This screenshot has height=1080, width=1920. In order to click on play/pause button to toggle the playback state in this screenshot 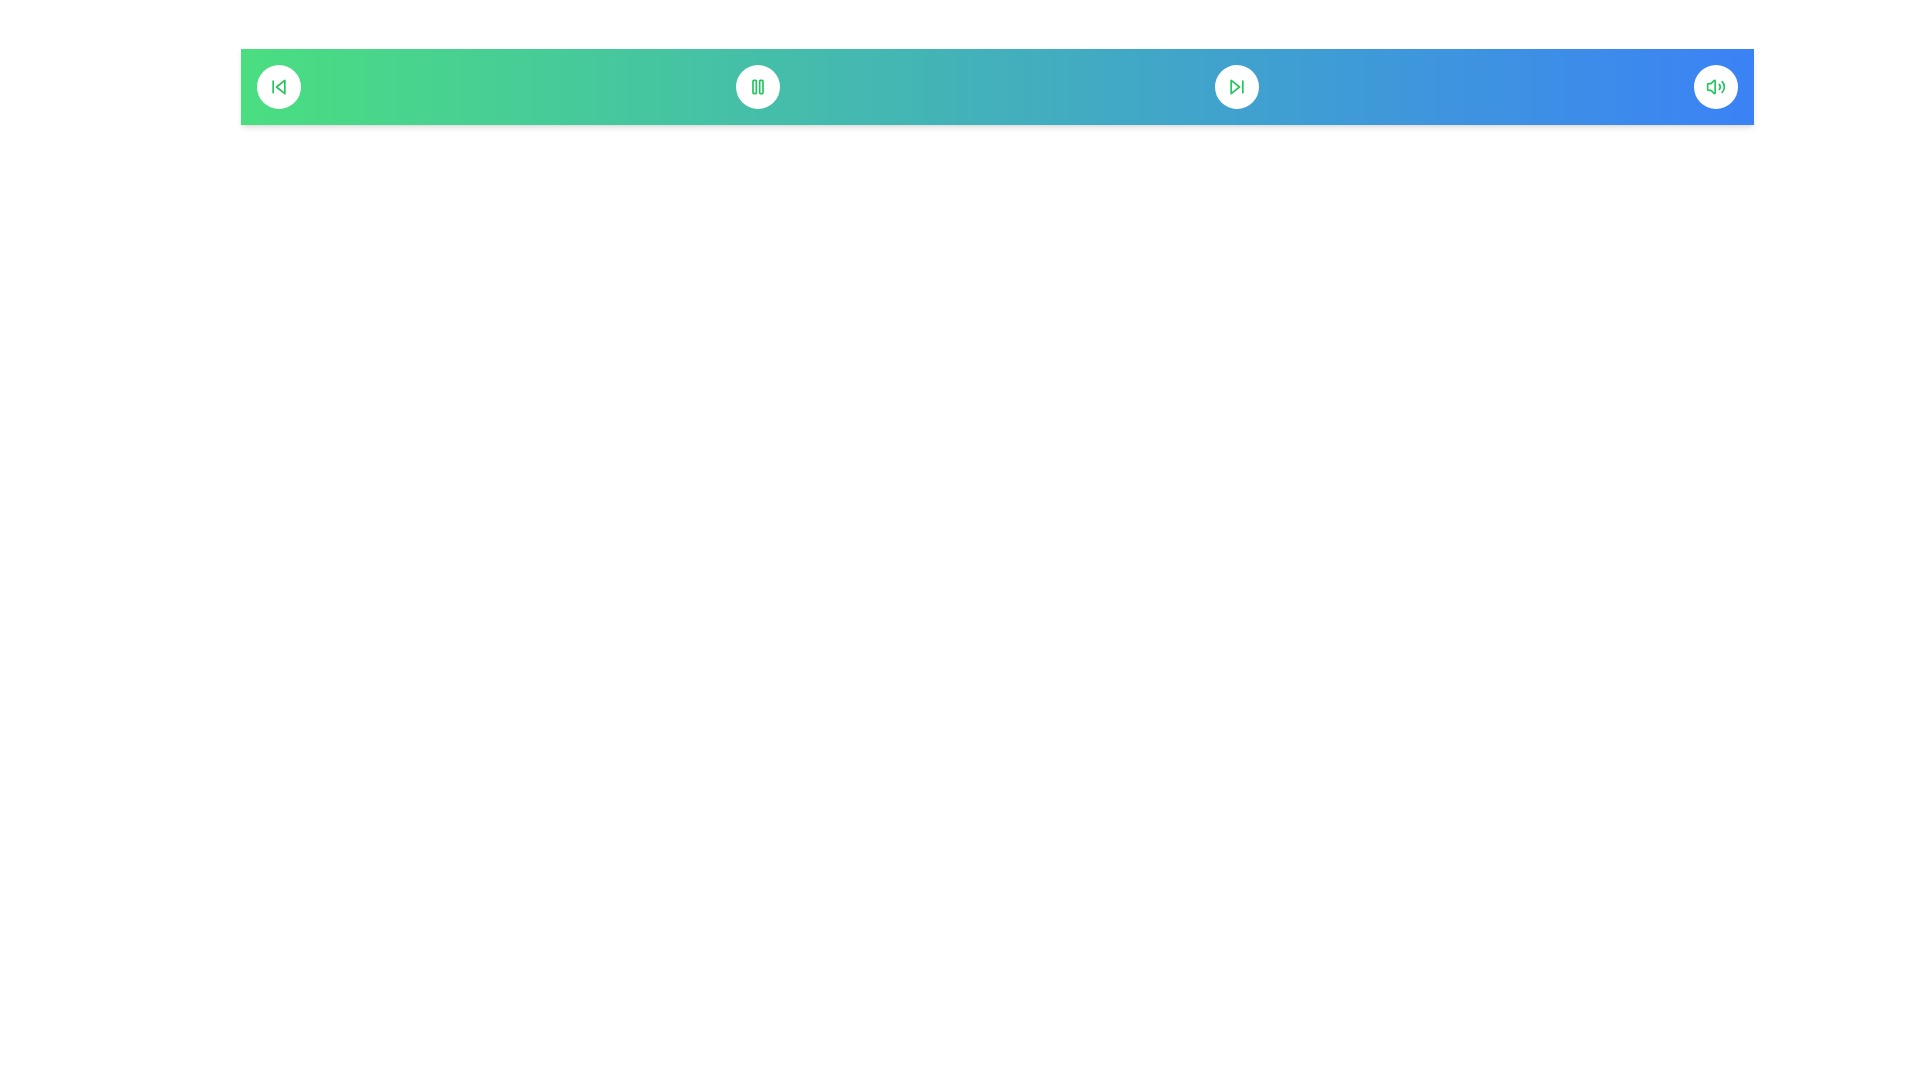, I will do `click(757, 86)`.